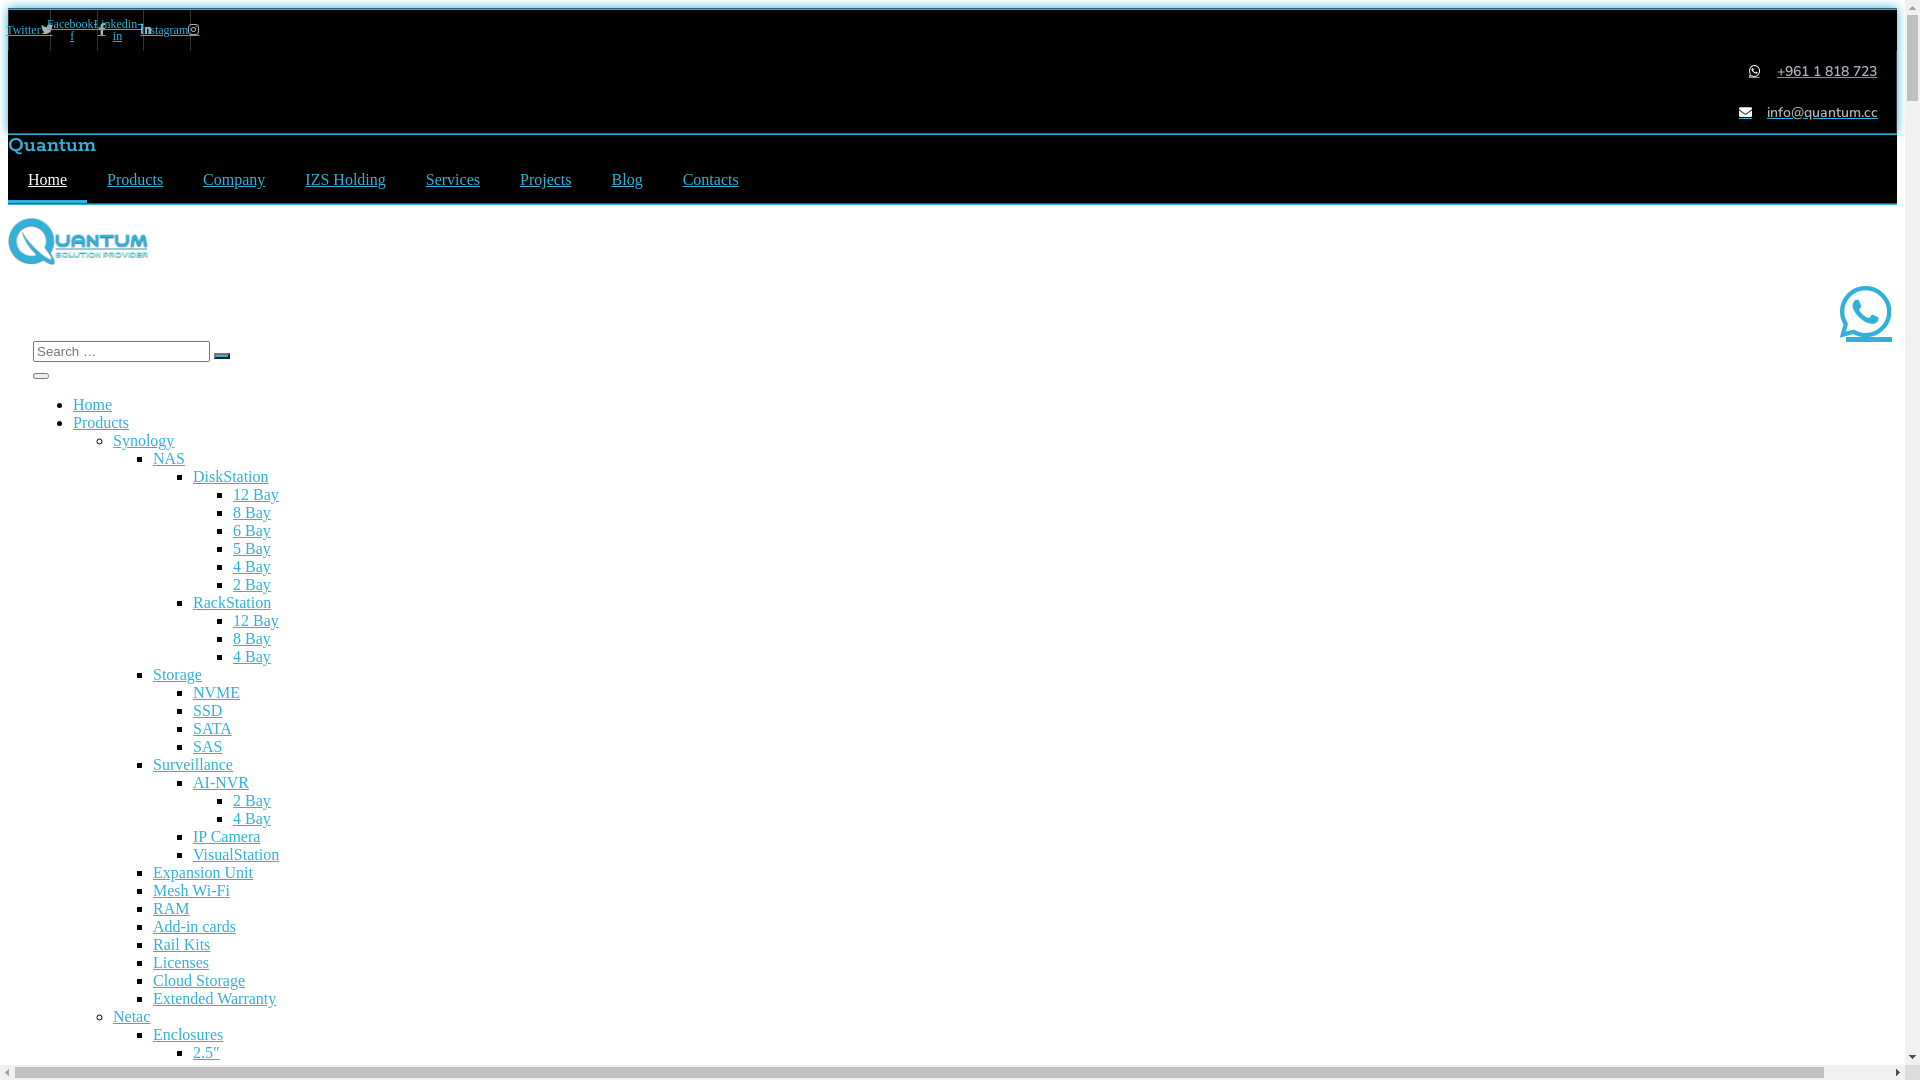 The image size is (1920, 1080). I want to click on 'IZS Holding', so click(345, 180).